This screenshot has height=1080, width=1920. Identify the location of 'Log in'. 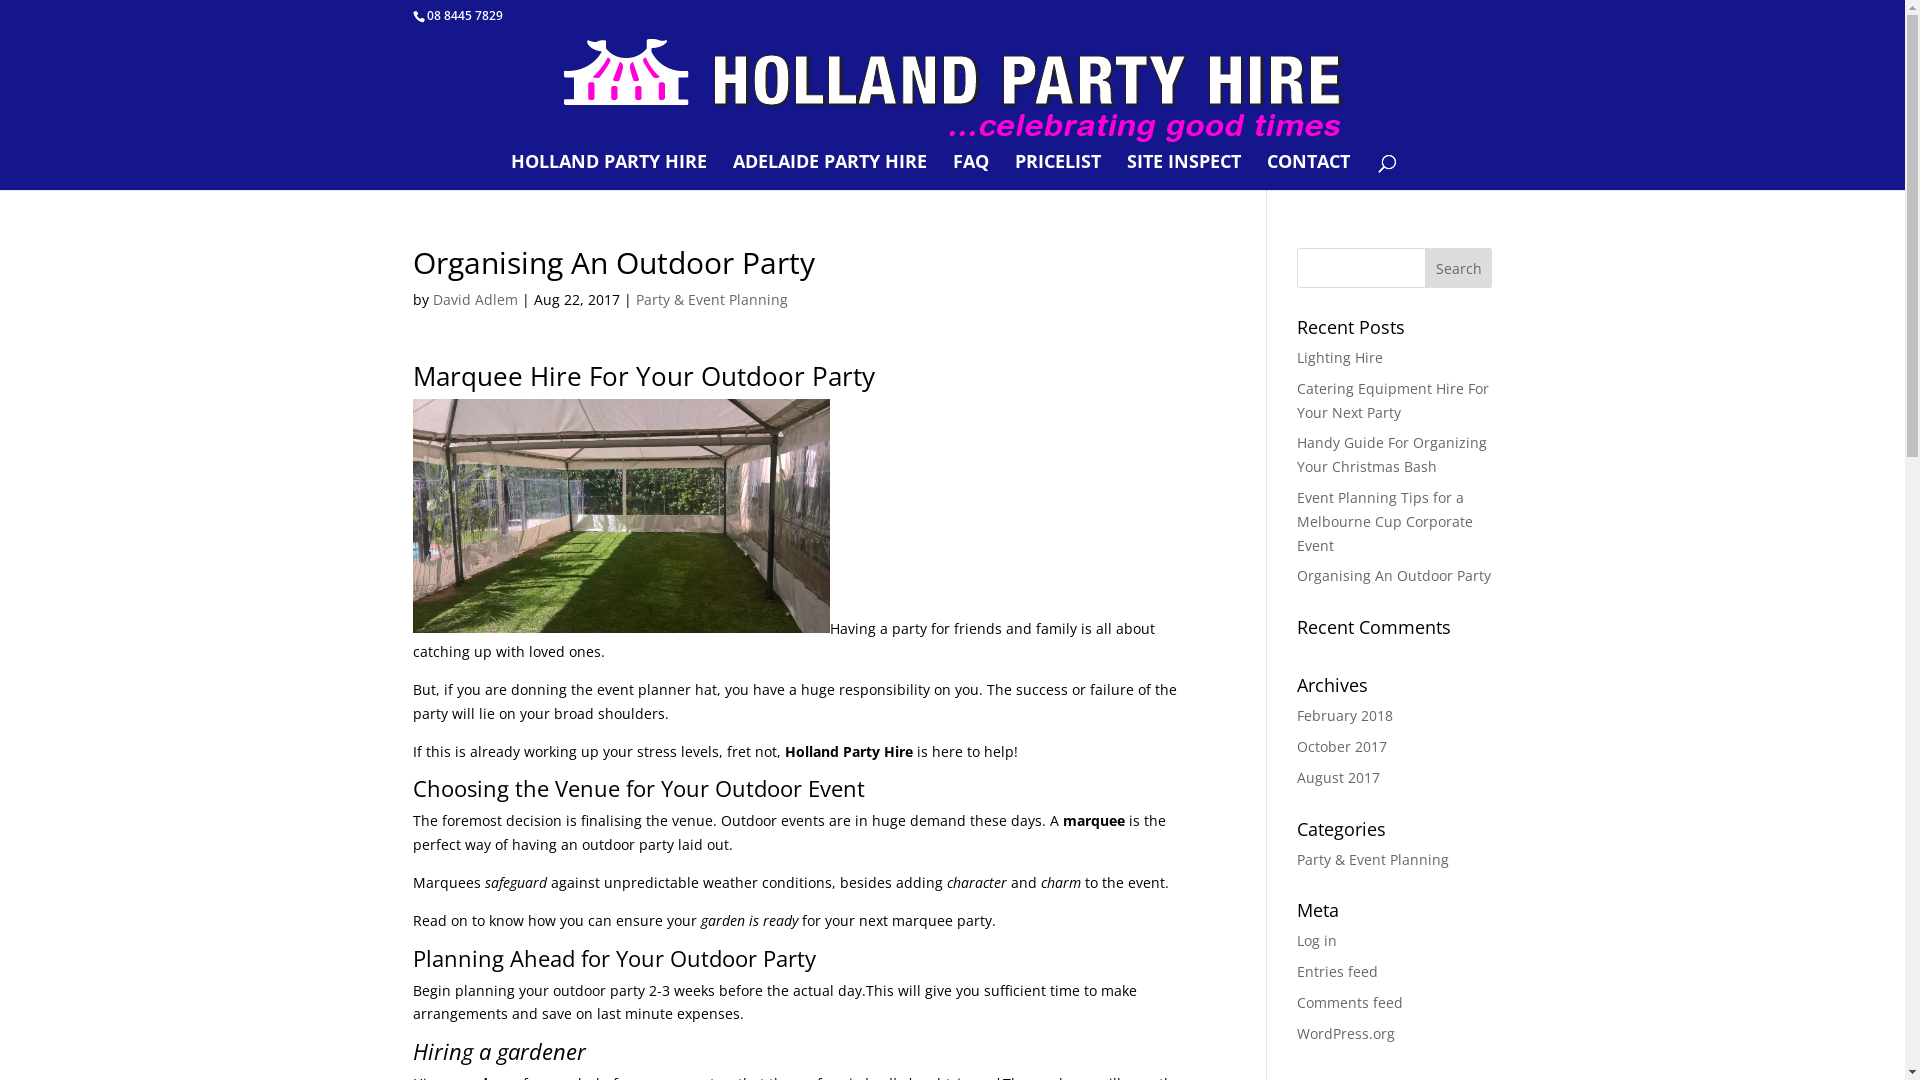
(1316, 940).